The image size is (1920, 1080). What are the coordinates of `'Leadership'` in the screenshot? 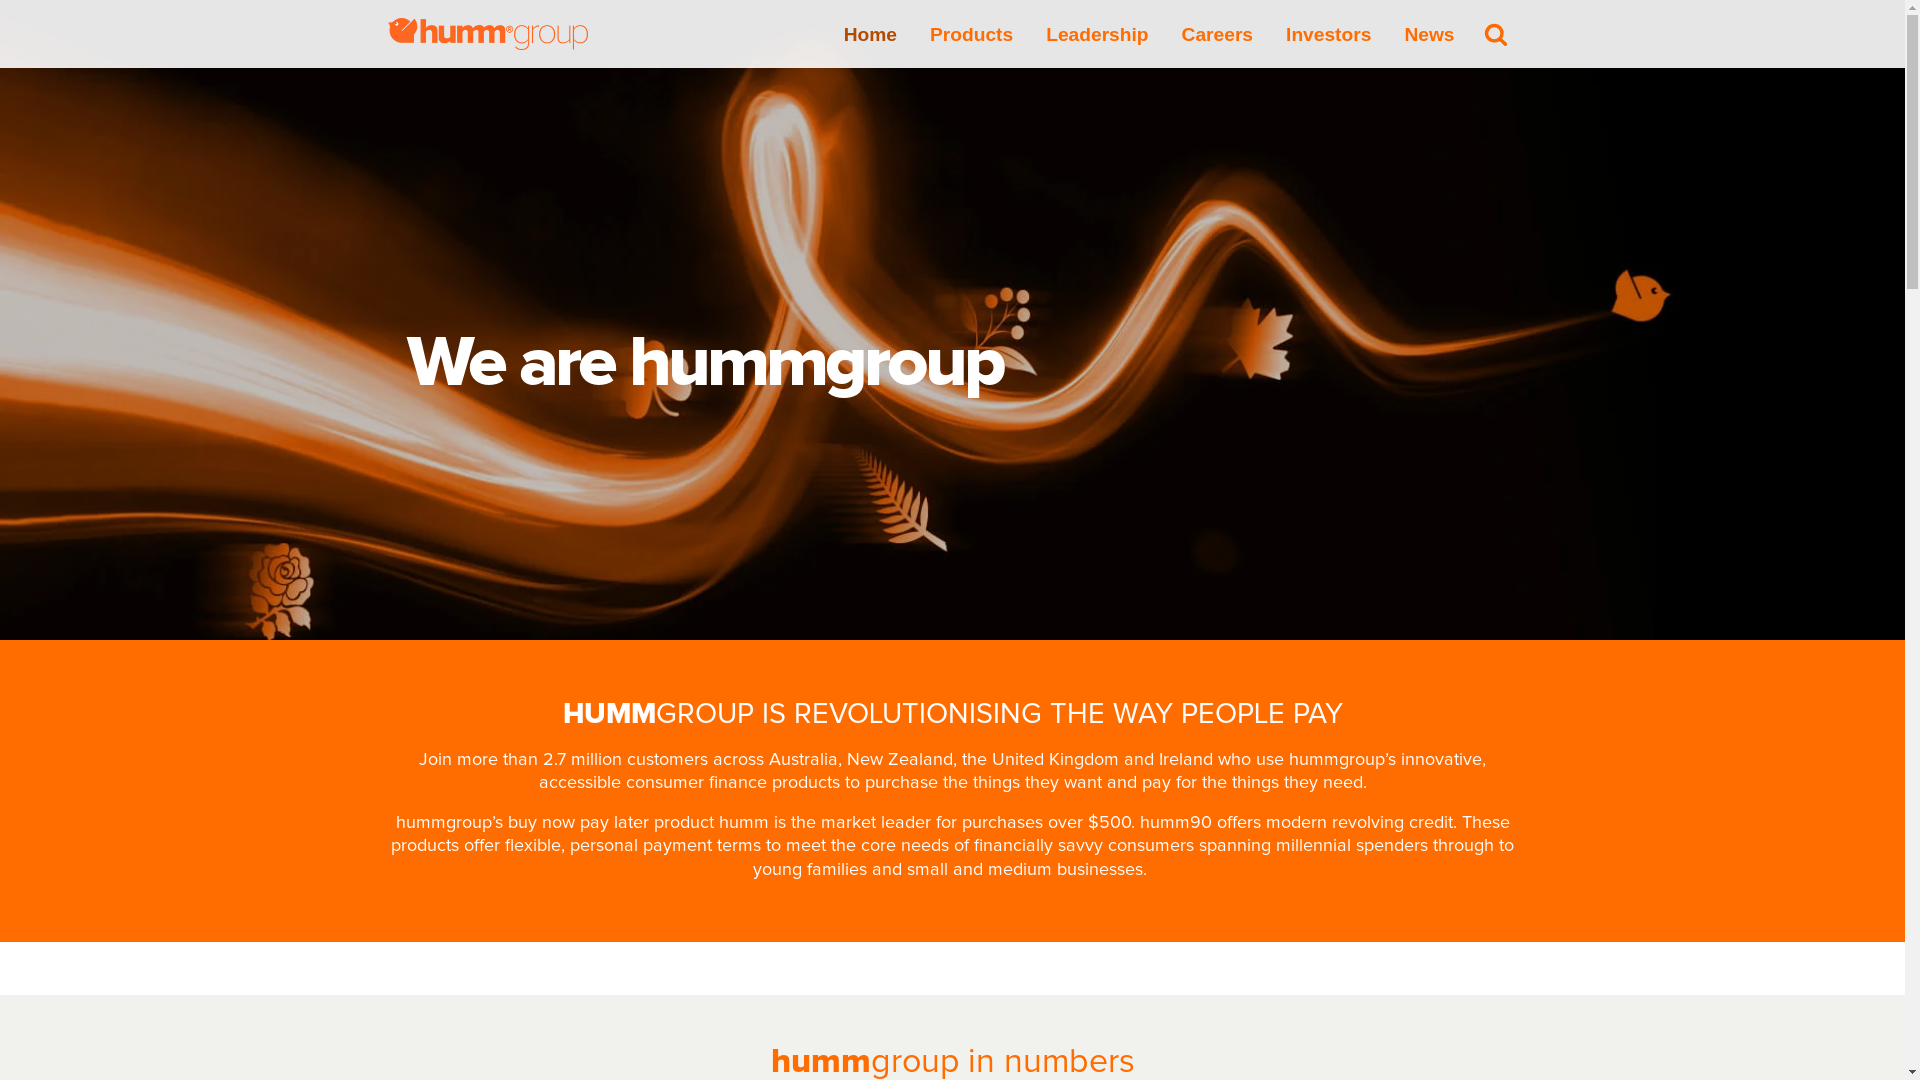 It's located at (1045, 33).